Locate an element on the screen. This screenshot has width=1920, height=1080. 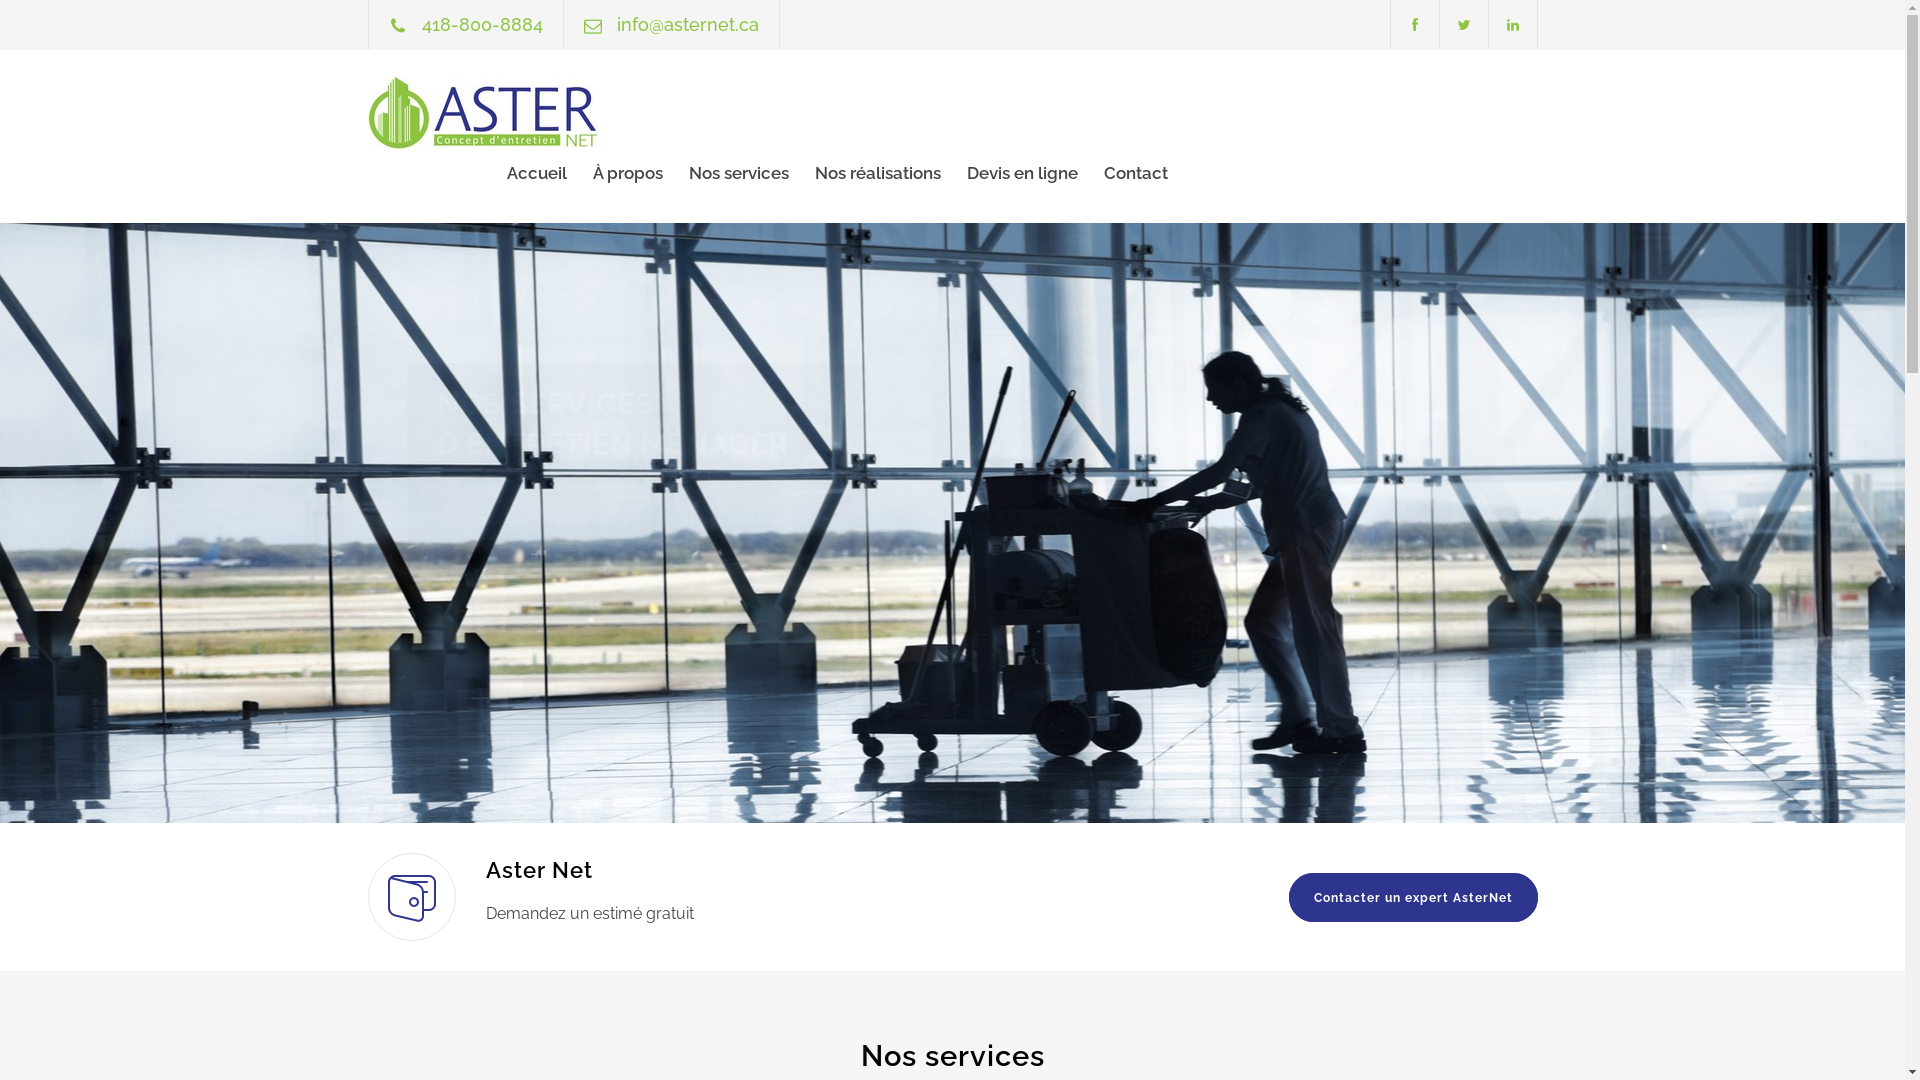
'Devis en ligne' is located at coordinates (1008, 172).